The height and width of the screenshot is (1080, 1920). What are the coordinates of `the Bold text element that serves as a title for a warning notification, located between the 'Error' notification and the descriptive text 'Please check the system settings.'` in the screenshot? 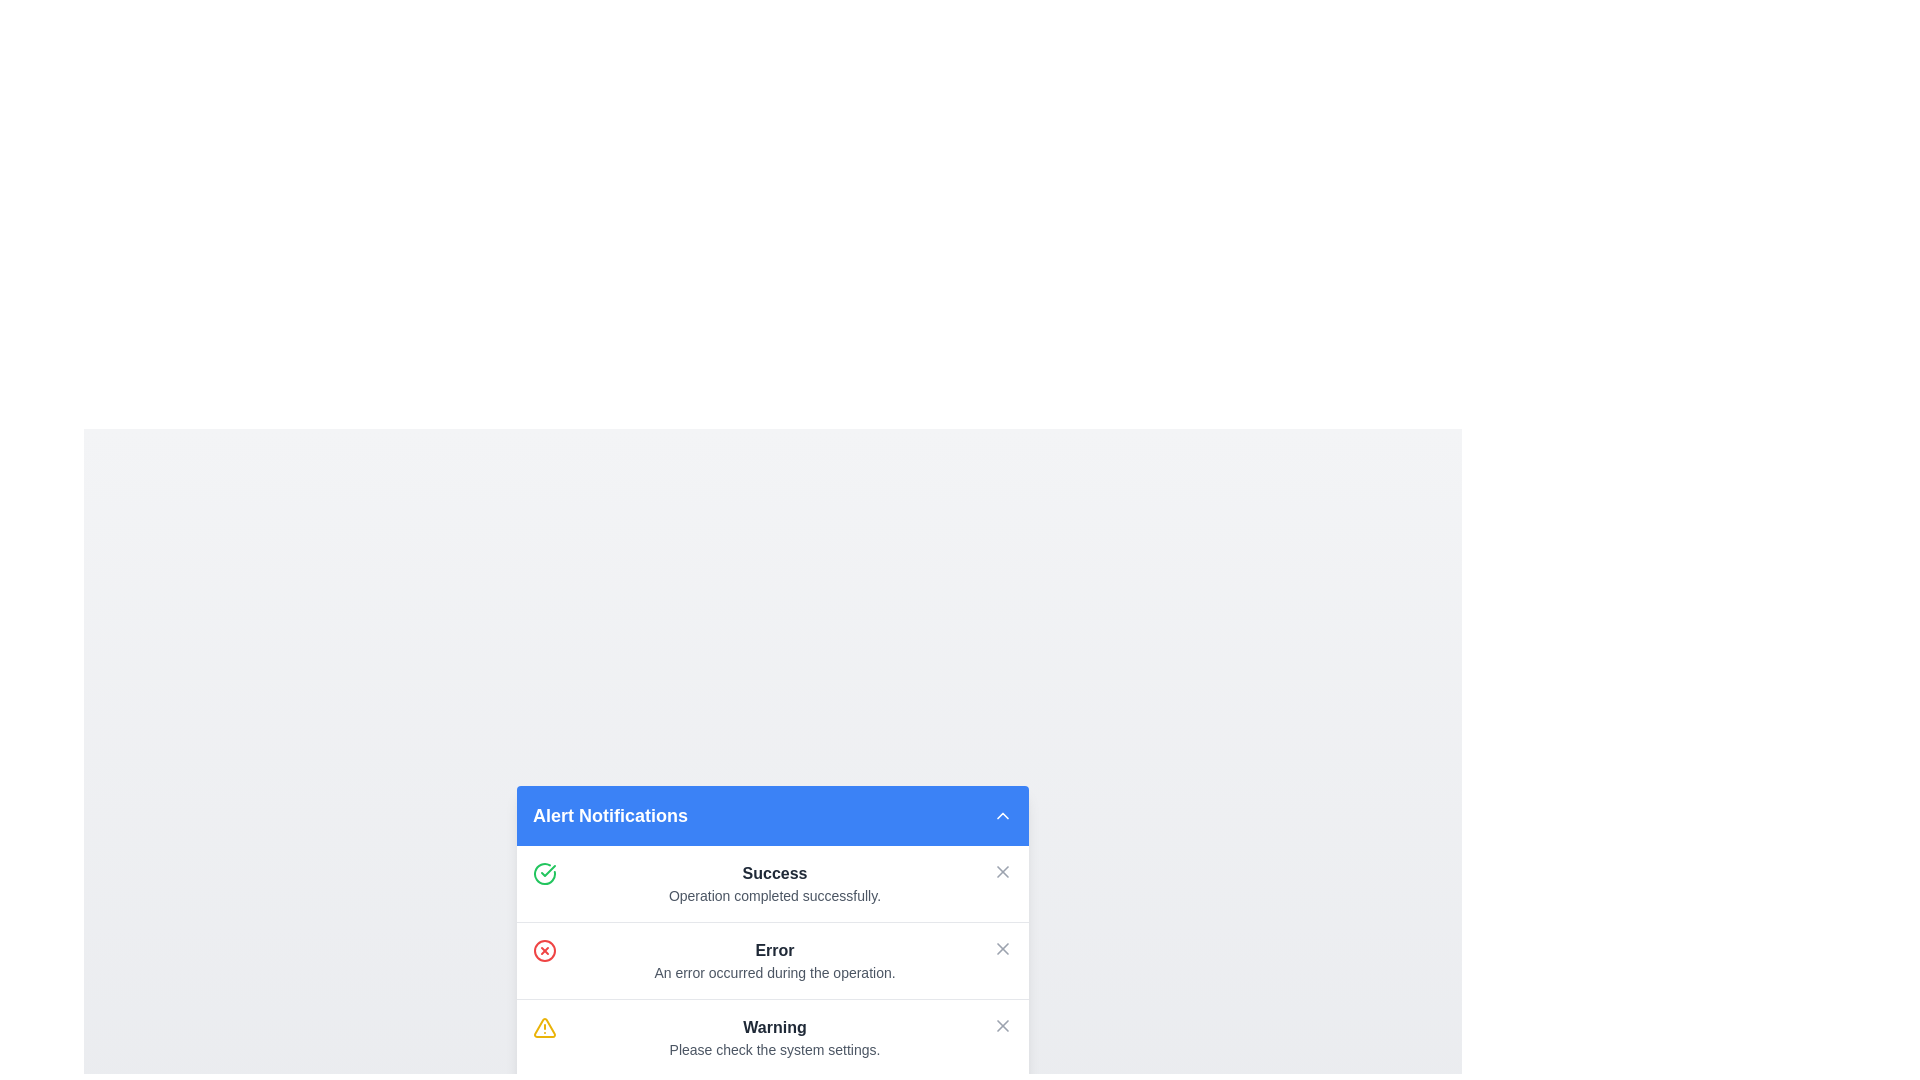 It's located at (773, 1026).